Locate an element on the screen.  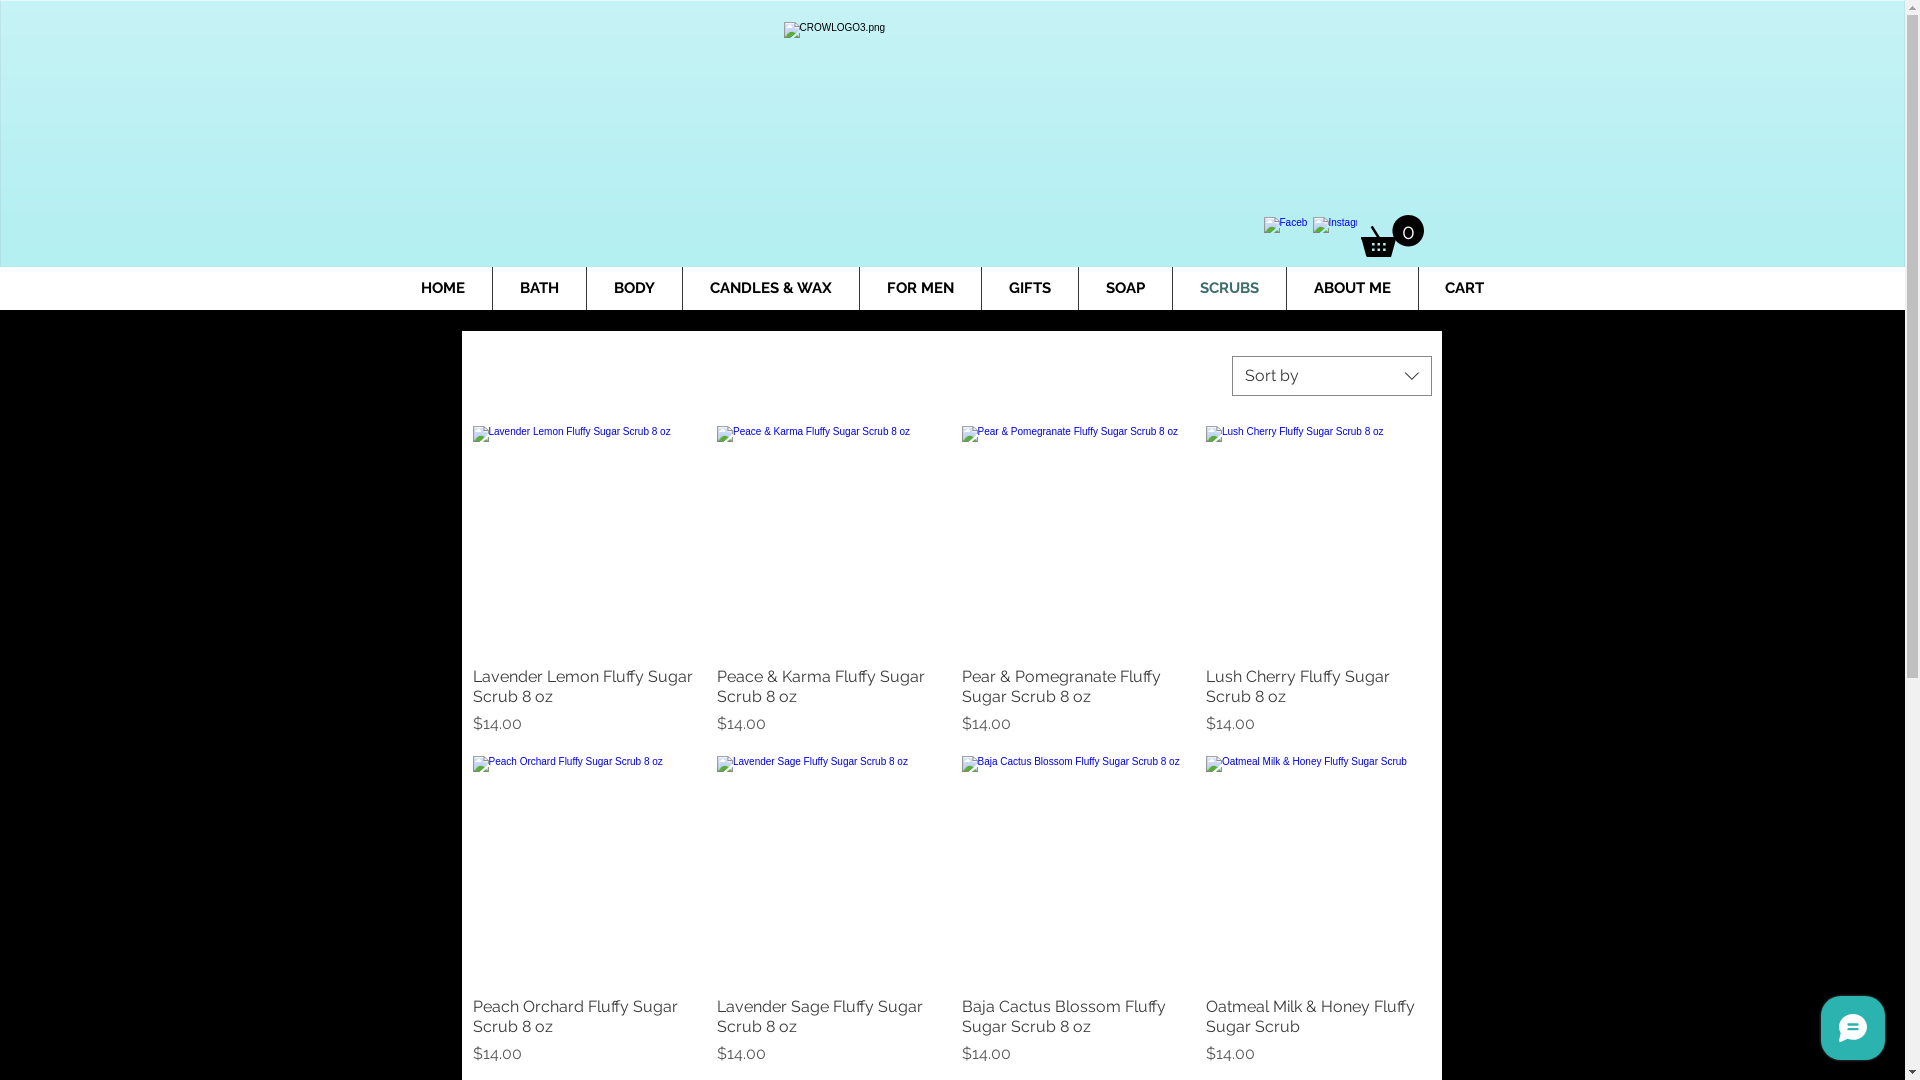
'BODY' is located at coordinates (632, 288).